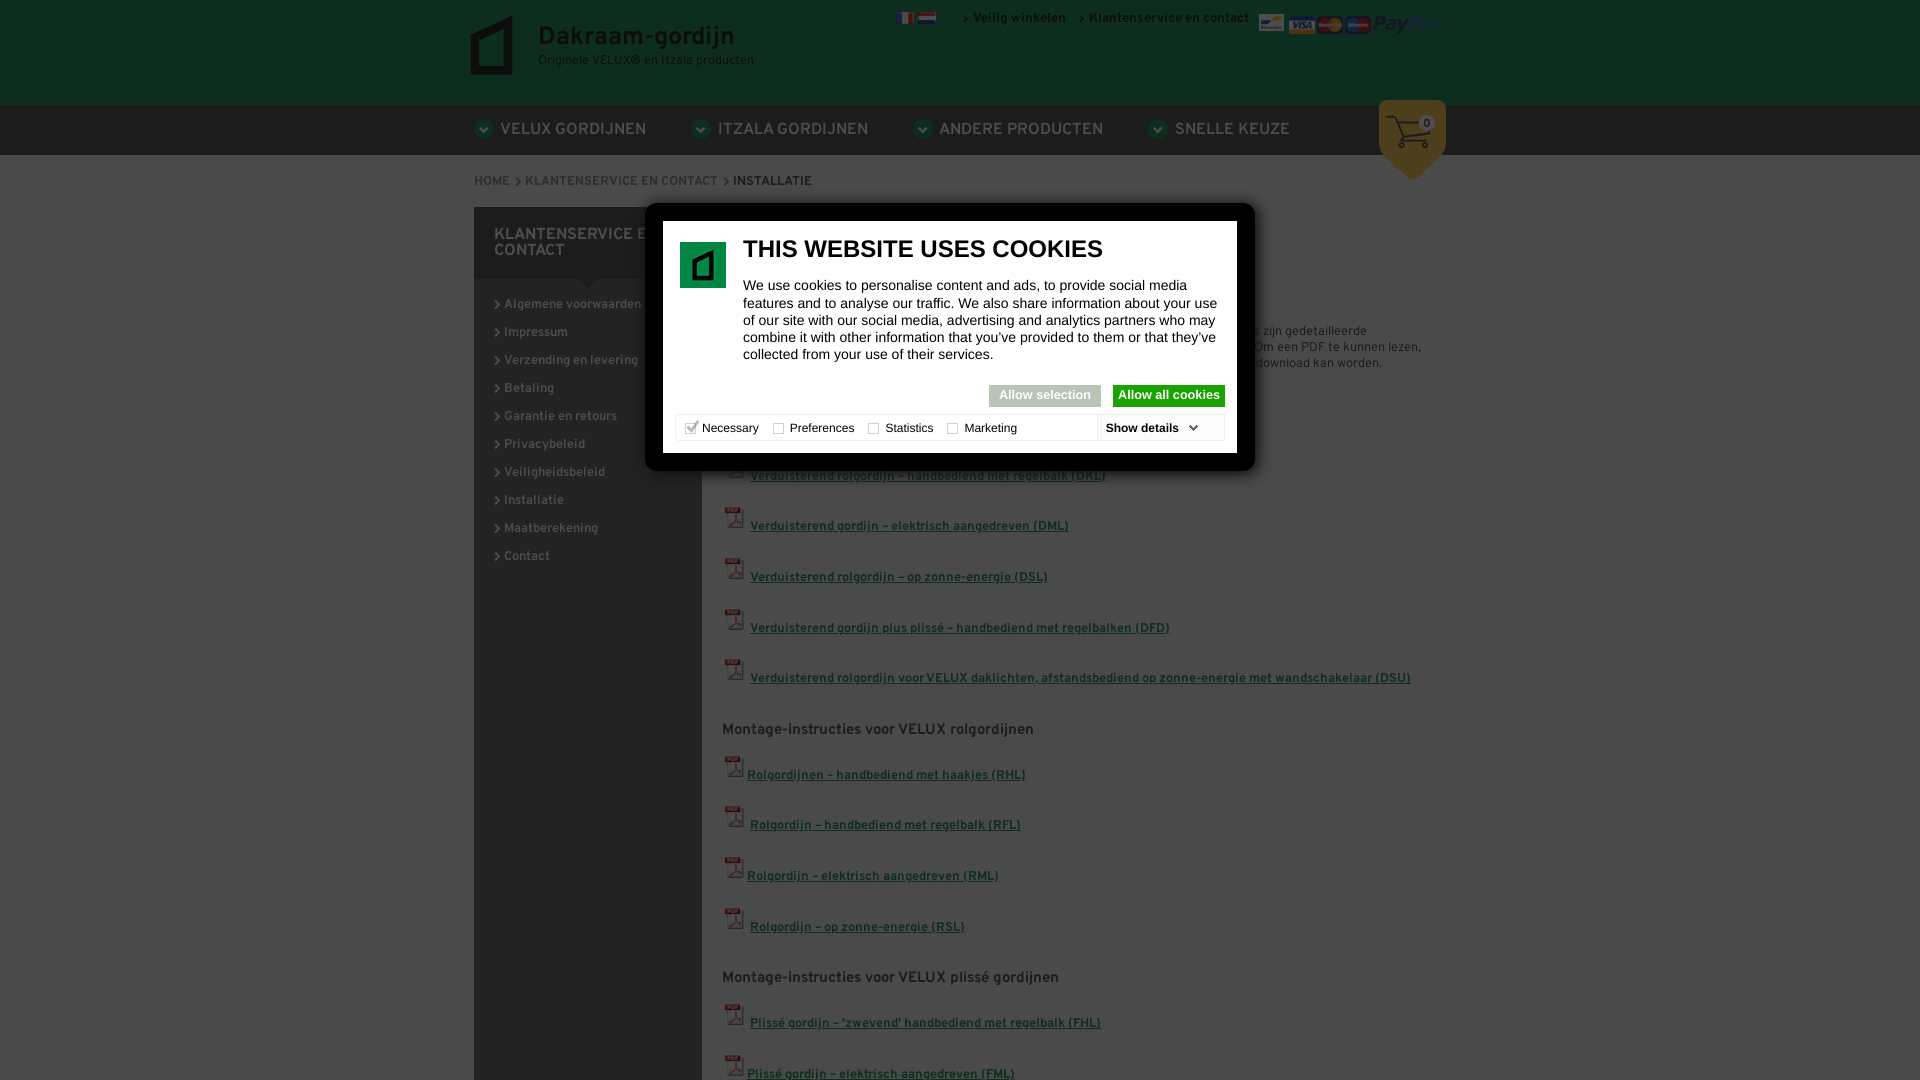 This screenshot has height=1080, width=1920. What do you see at coordinates (1411, 138) in the screenshot?
I see `'0'` at bounding box center [1411, 138].